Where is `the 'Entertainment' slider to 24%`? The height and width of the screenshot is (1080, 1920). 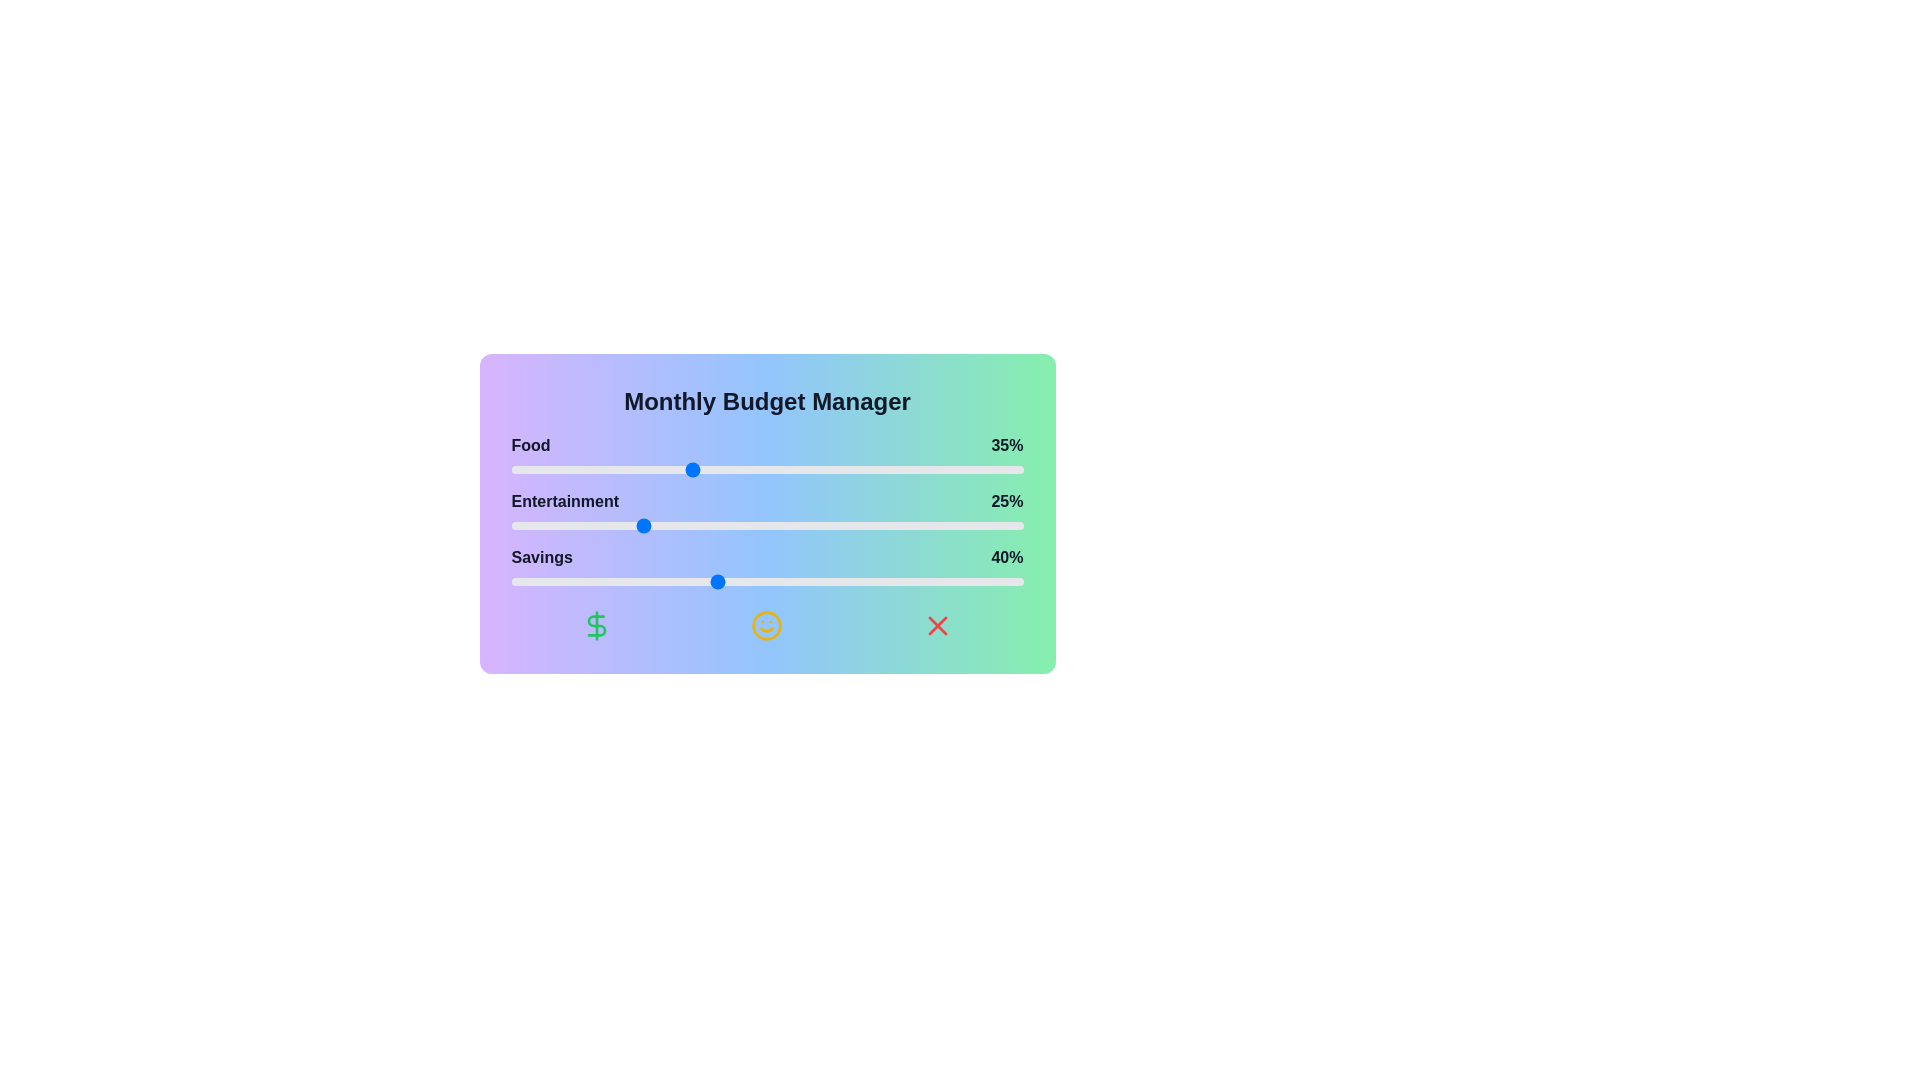 the 'Entertainment' slider to 24% is located at coordinates (633, 524).